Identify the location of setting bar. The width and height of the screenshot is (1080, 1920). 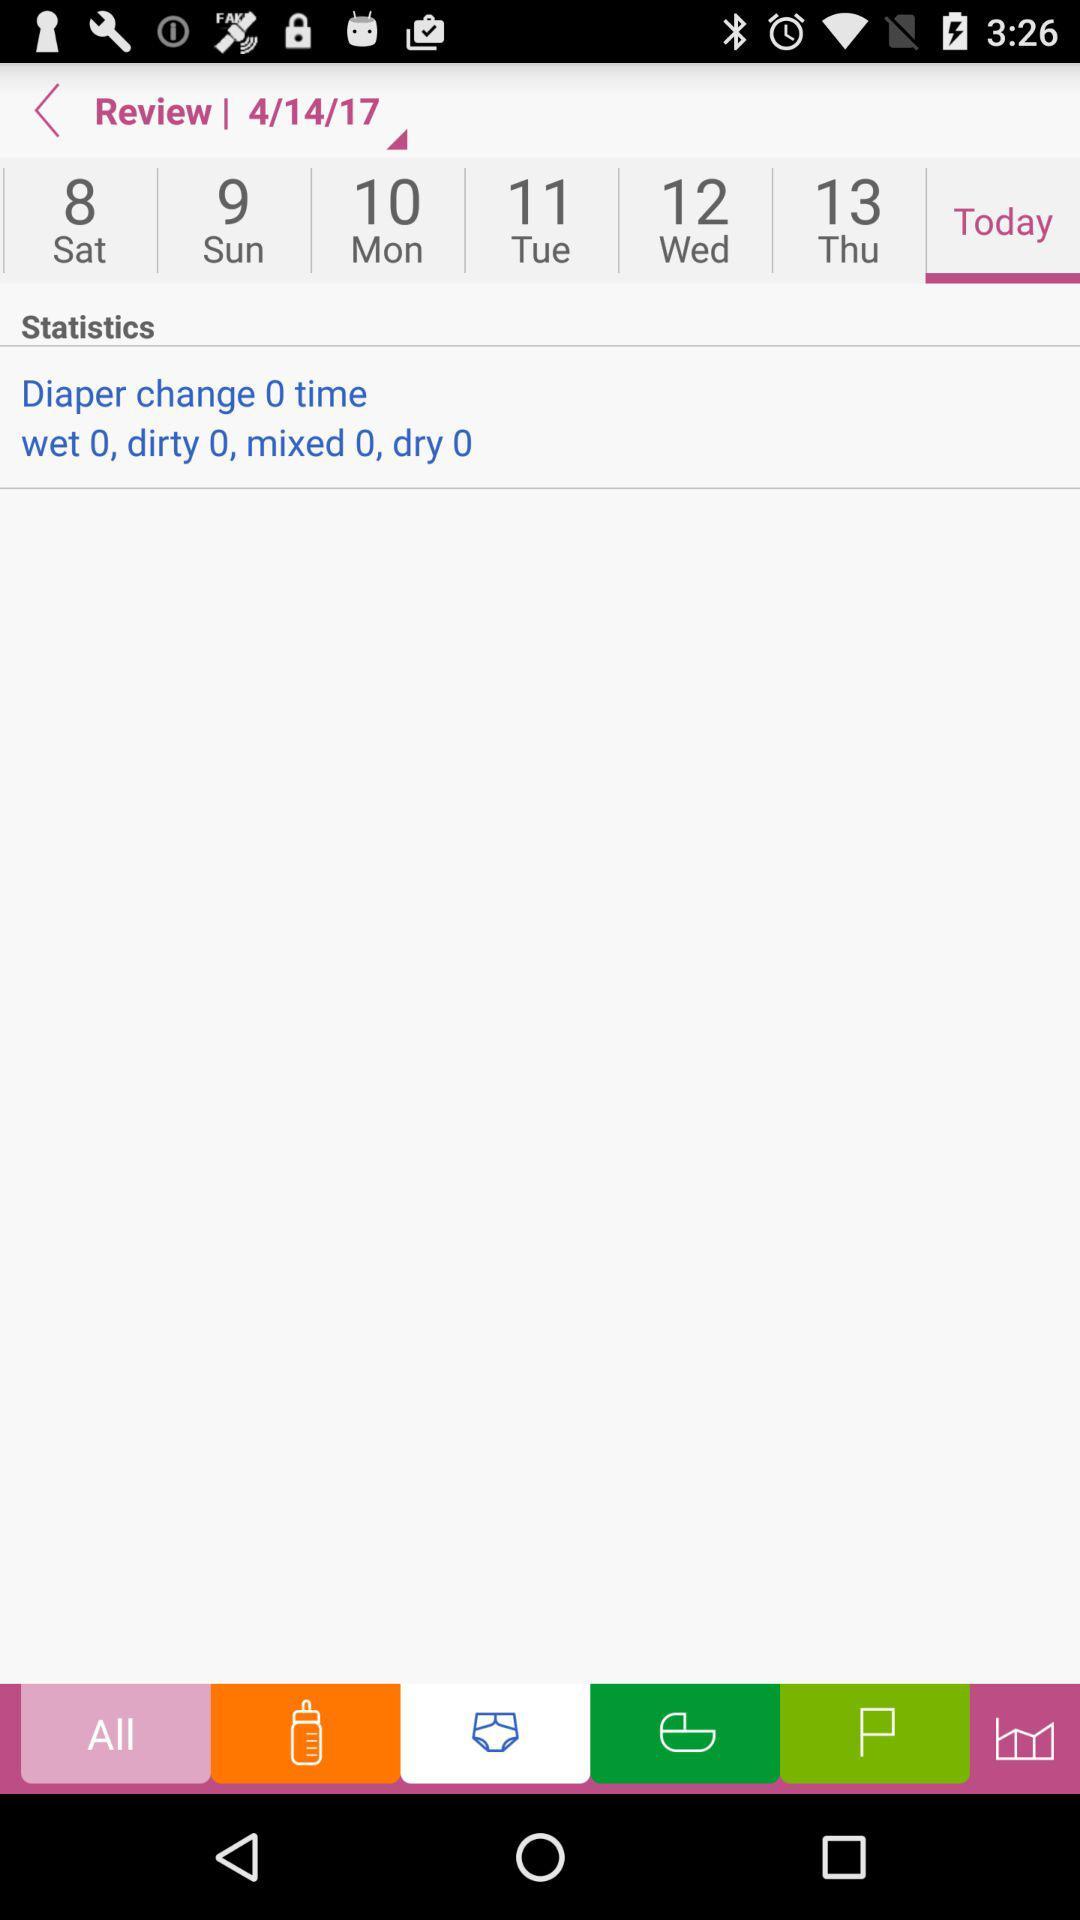
(1024, 1737).